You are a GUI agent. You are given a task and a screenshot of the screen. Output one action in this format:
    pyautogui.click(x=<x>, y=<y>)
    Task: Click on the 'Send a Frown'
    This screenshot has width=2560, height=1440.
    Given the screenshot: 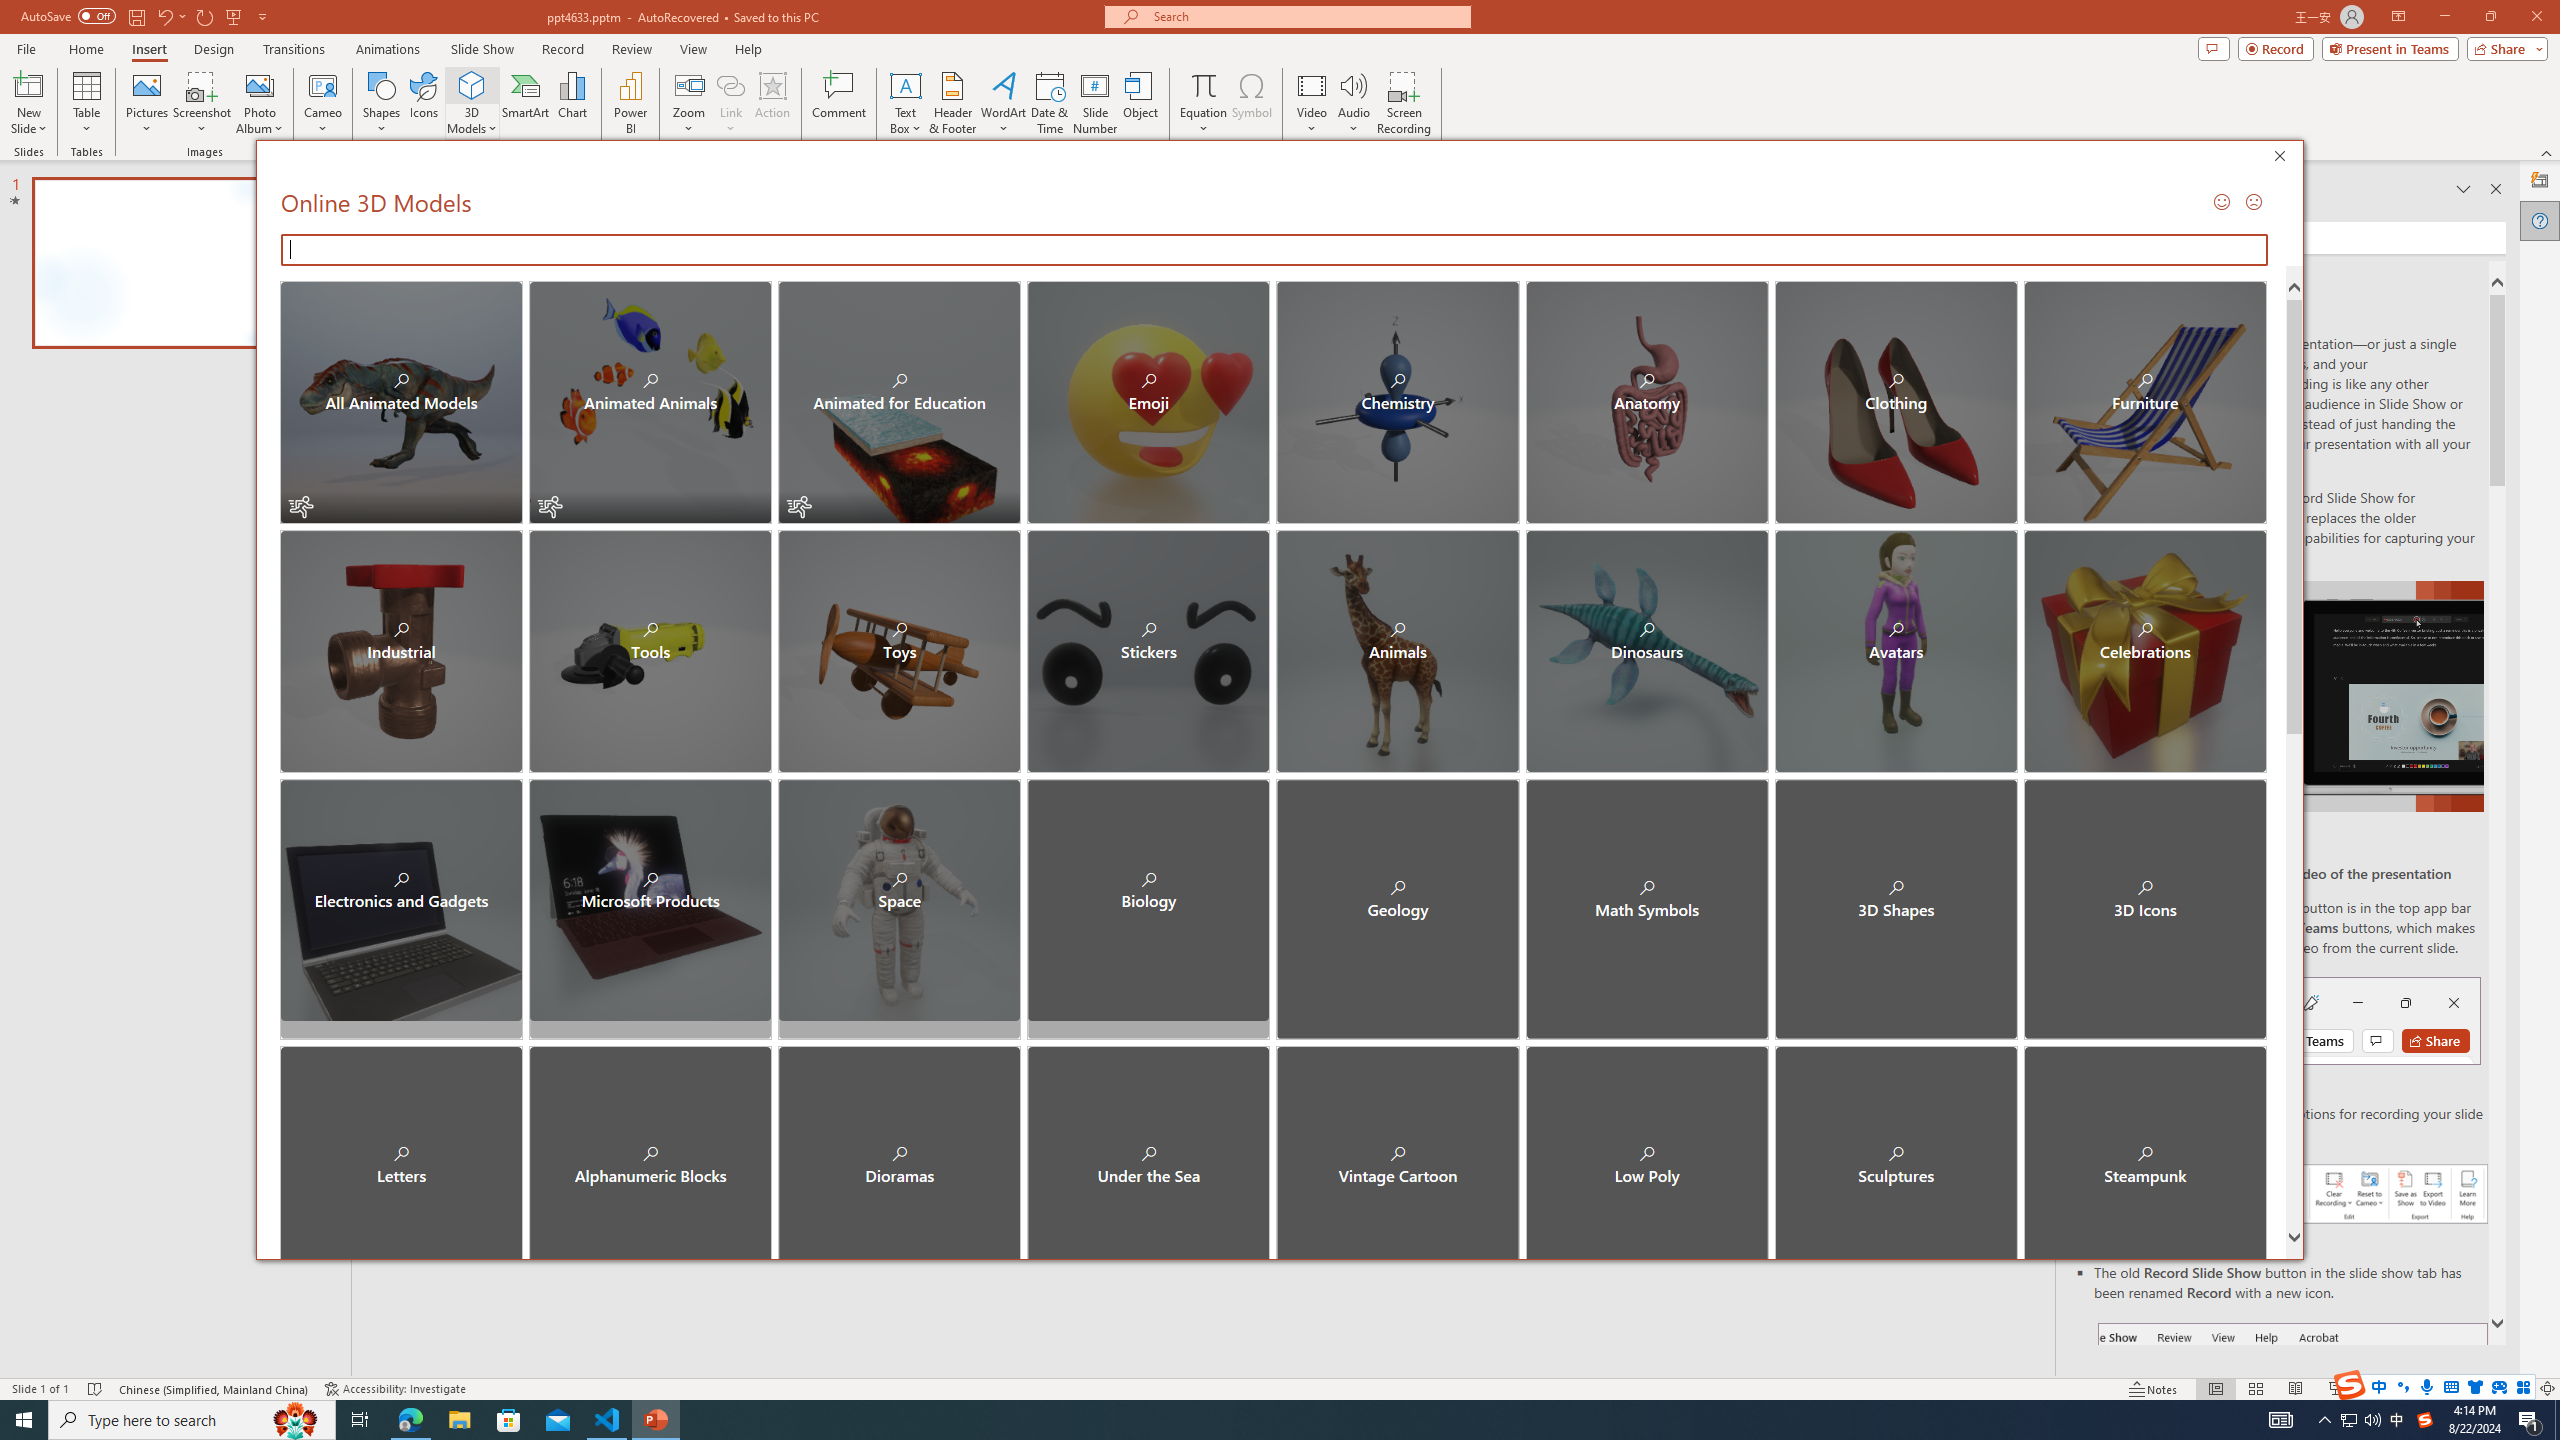 What is the action you would take?
    pyautogui.click(x=2250, y=200)
    